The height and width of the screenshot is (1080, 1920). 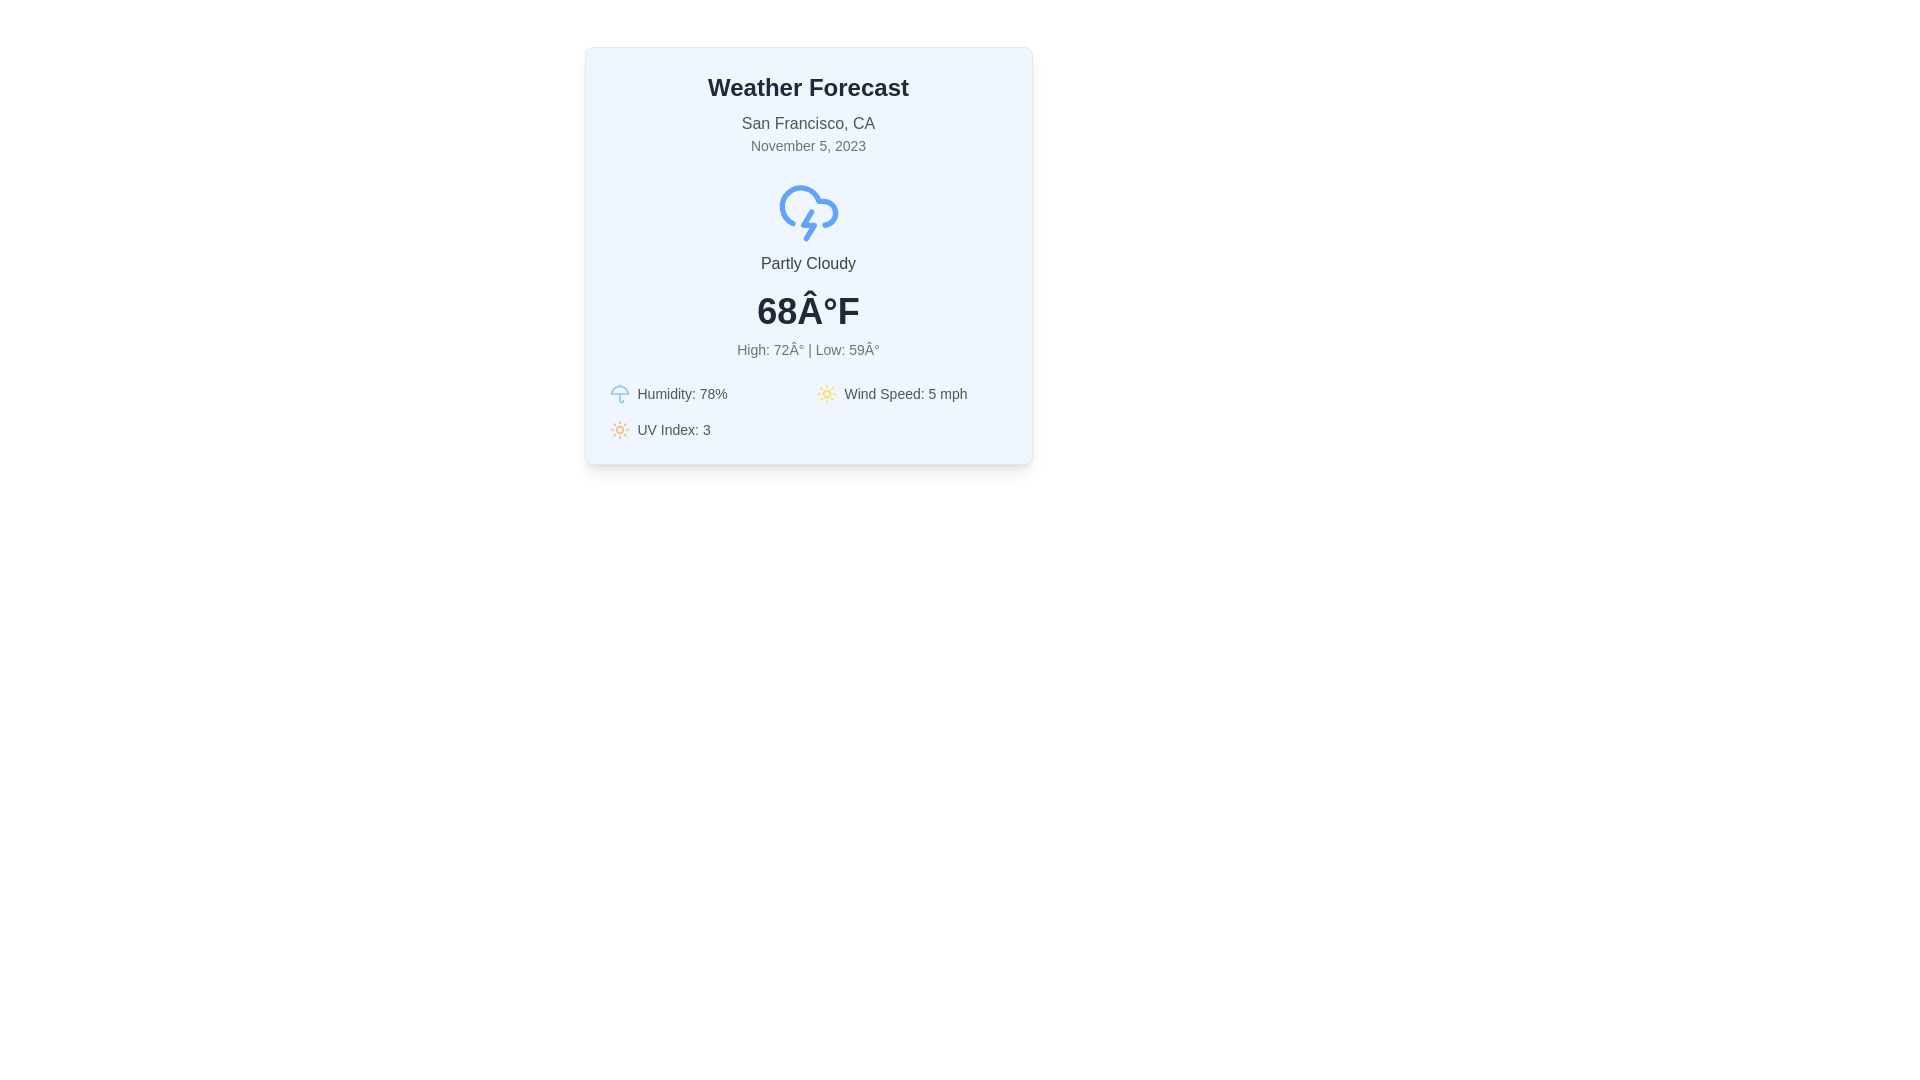 I want to click on the text label displaying 'Humidity: 78%' within the weather forecast interface, so click(x=682, y=393).